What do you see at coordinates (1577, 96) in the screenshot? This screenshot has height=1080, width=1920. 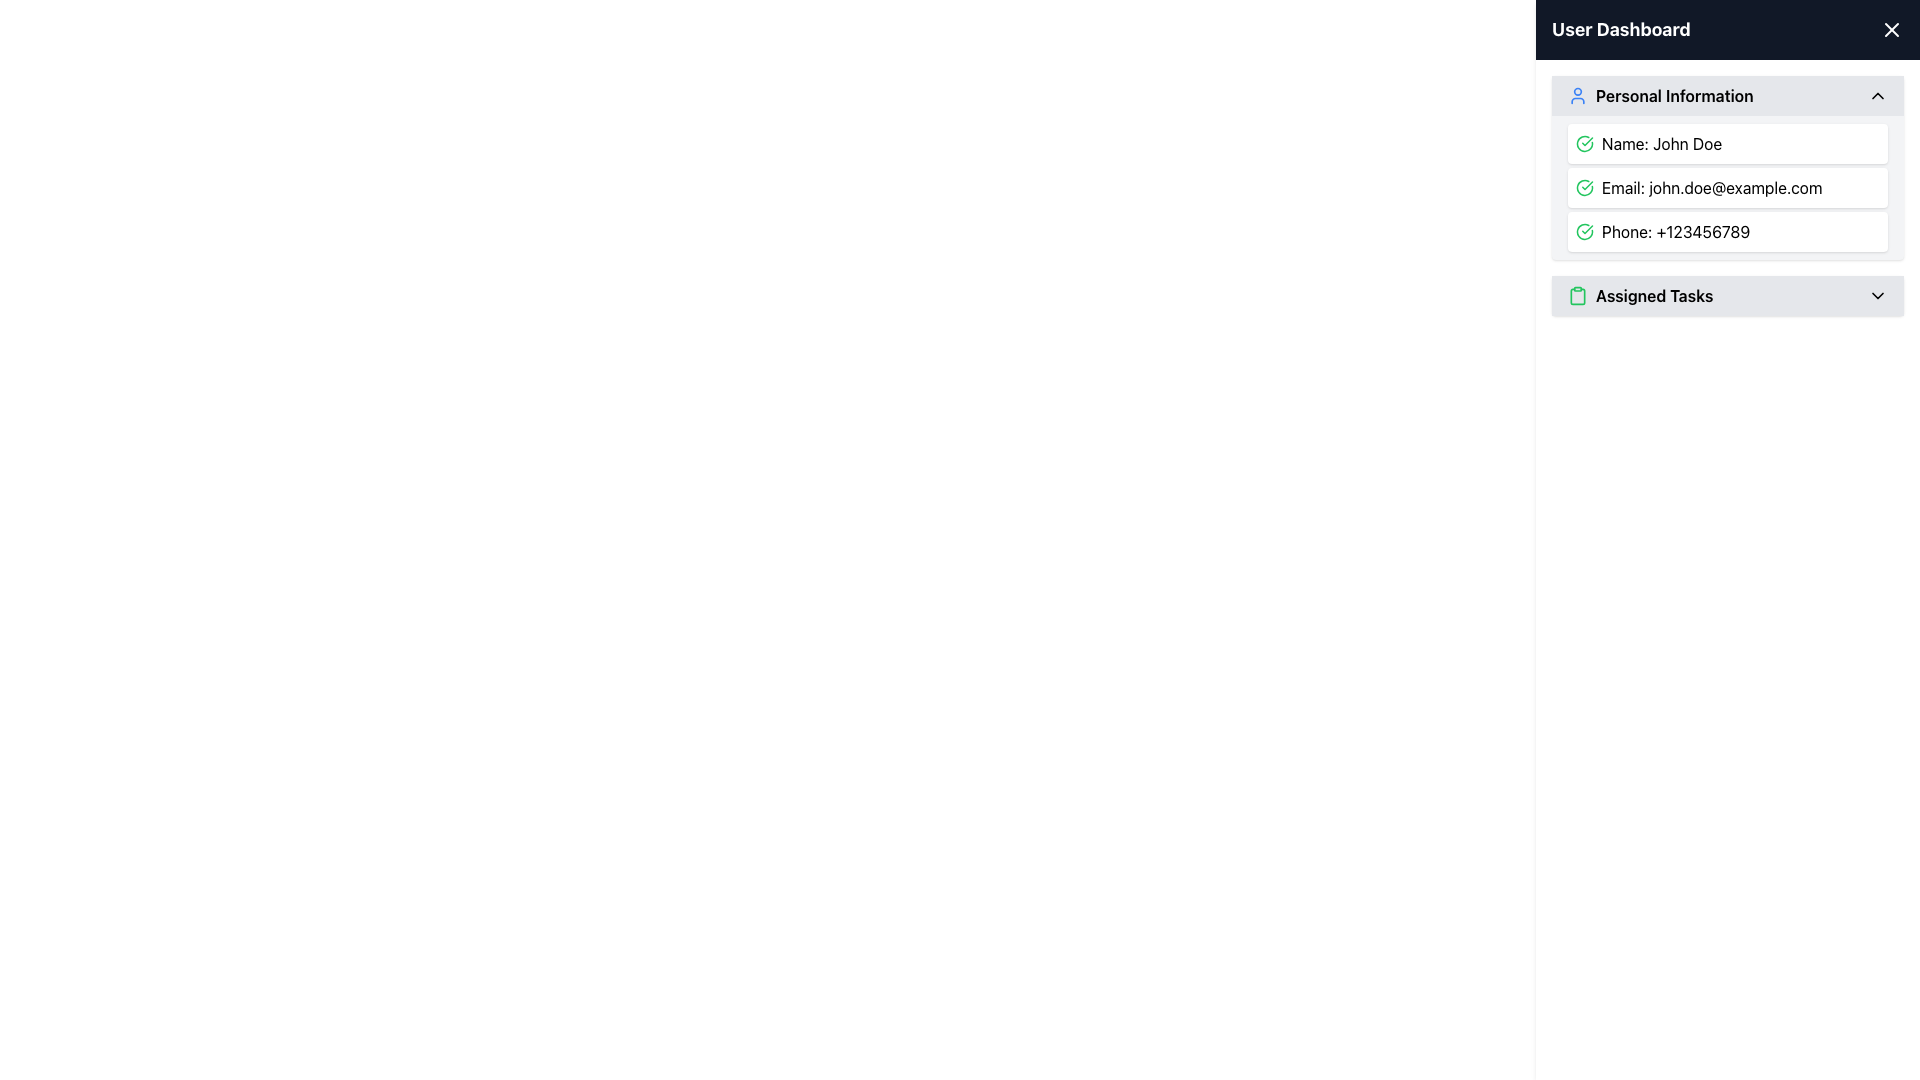 I see `the user-related content icon representing the 'Personal Information' section, which is located to the left of the corresponding textual label` at bounding box center [1577, 96].